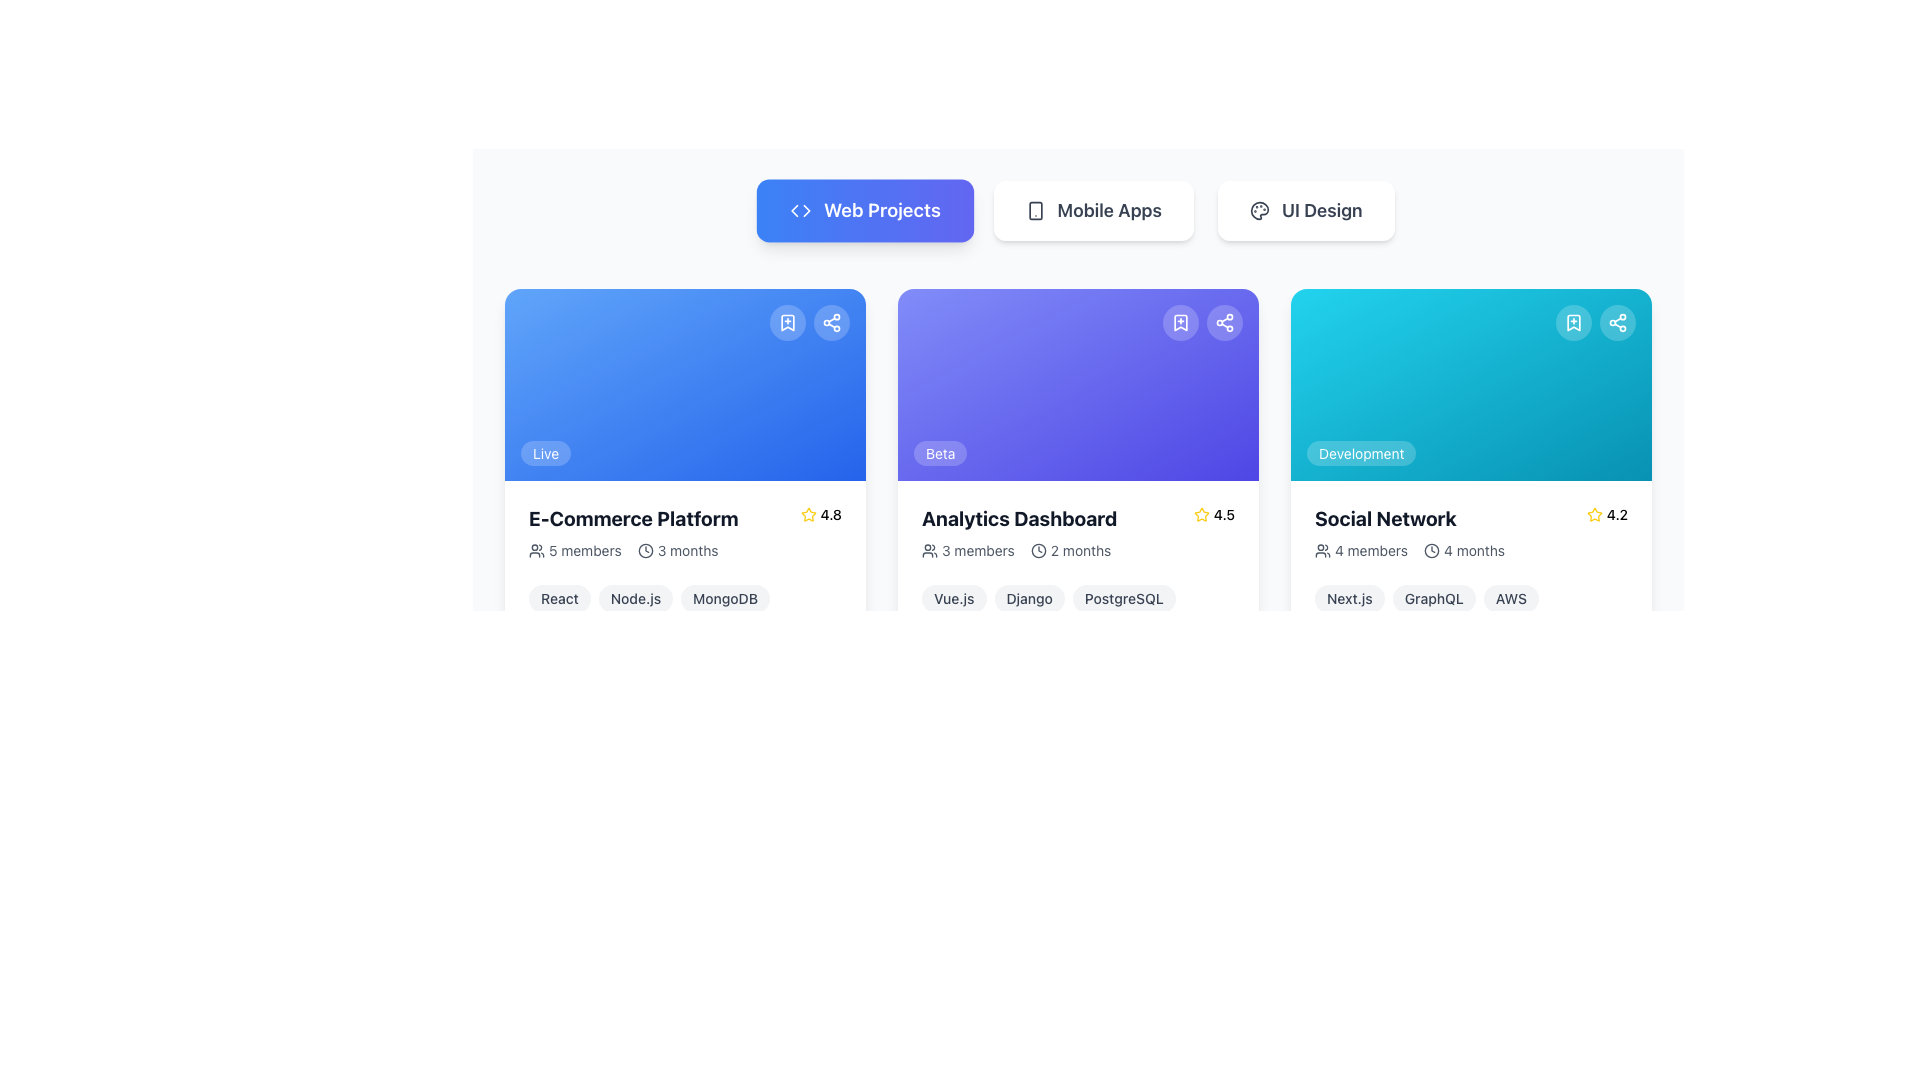  Describe the element at coordinates (1077, 597) in the screenshot. I see `the interactive tags within the 'Analytics Dashboard' component tag group, located under the '3 members | 2 months' line and above the 'View Project' button` at that location.